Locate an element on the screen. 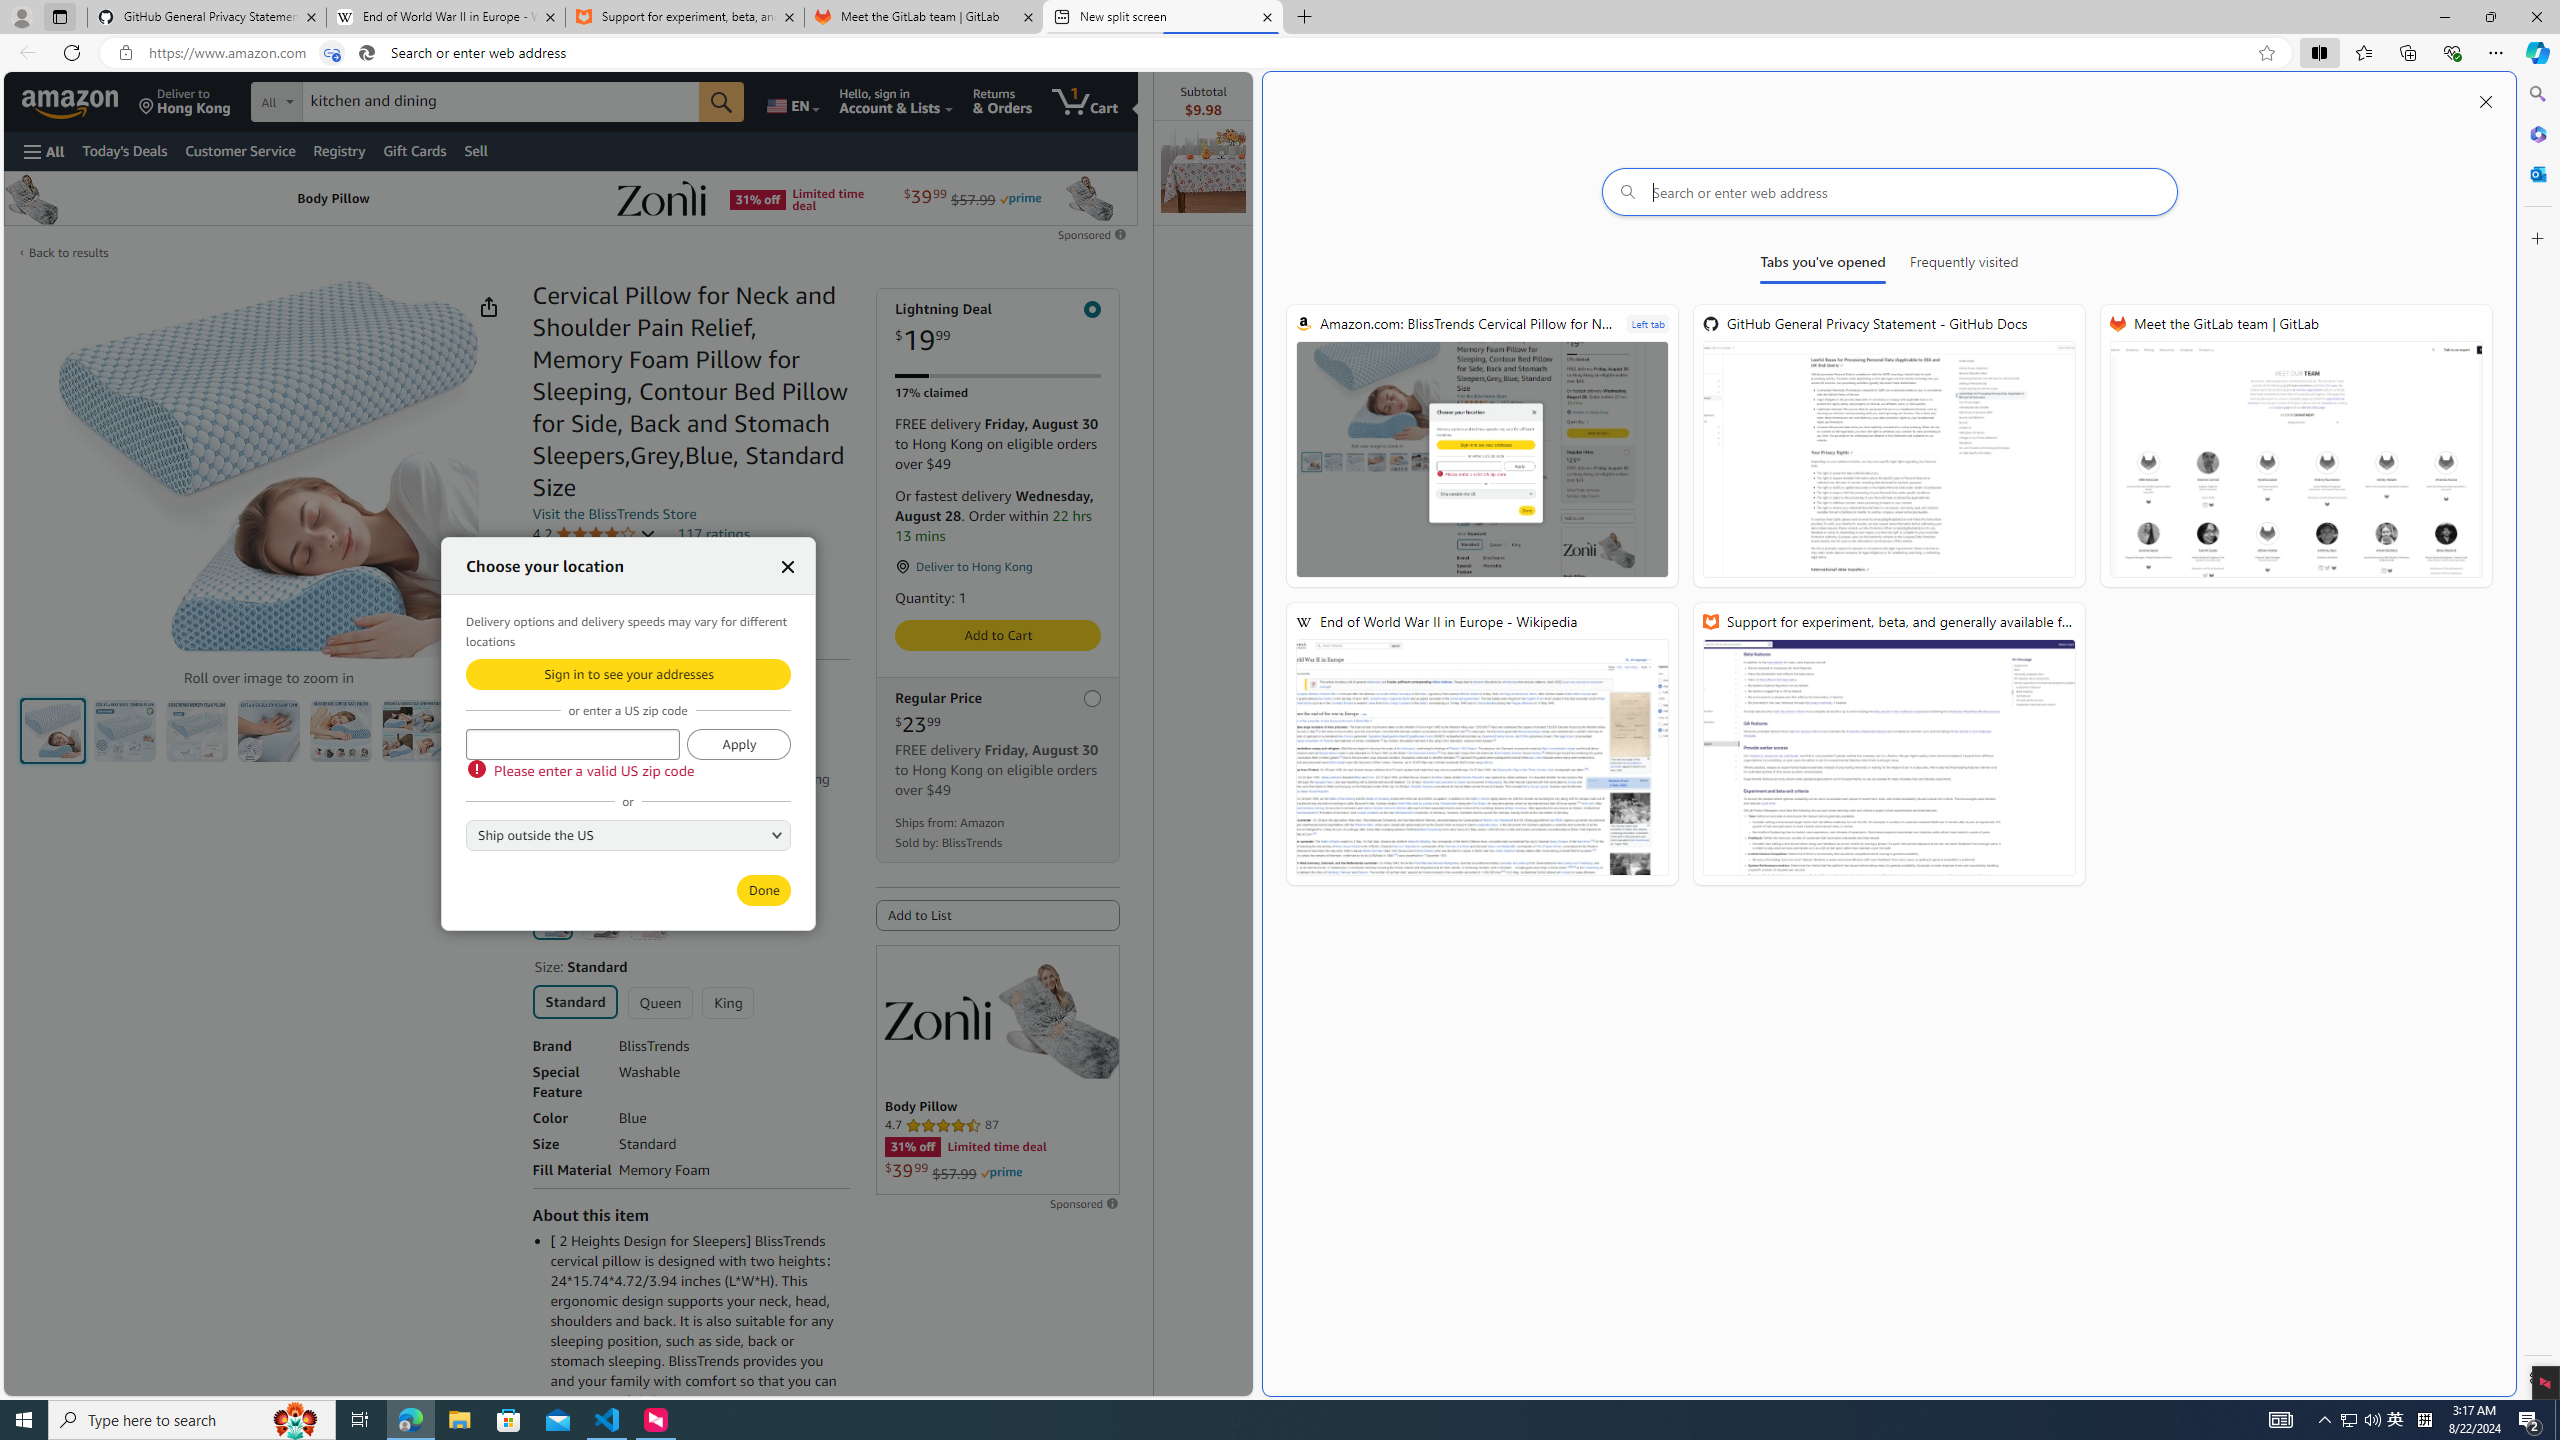 This screenshot has width=2560, height=1440. 'Sign in to see your addresses' is located at coordinates (627, 673).